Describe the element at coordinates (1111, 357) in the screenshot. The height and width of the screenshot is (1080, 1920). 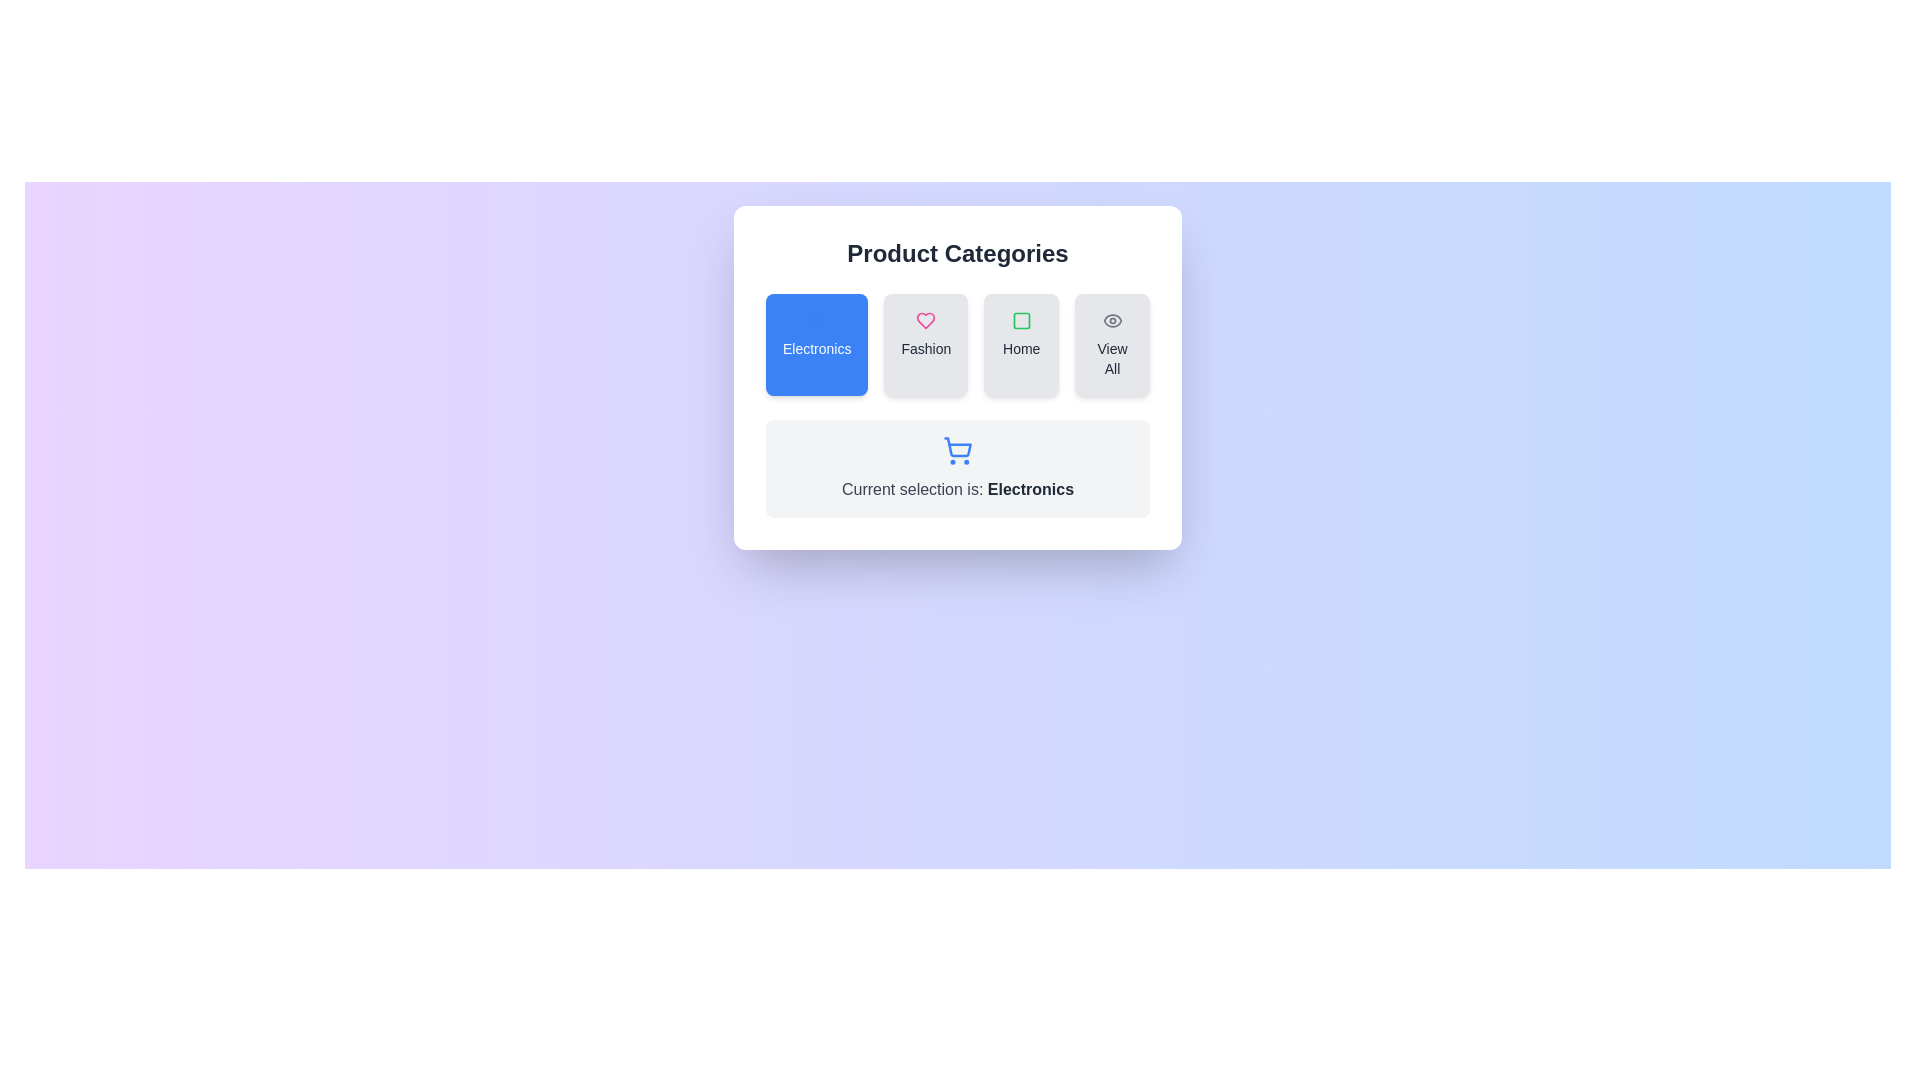
I see `text label 'View All' located below the eye icon in the rightmost button of the horizontal category selection menu` at that location.